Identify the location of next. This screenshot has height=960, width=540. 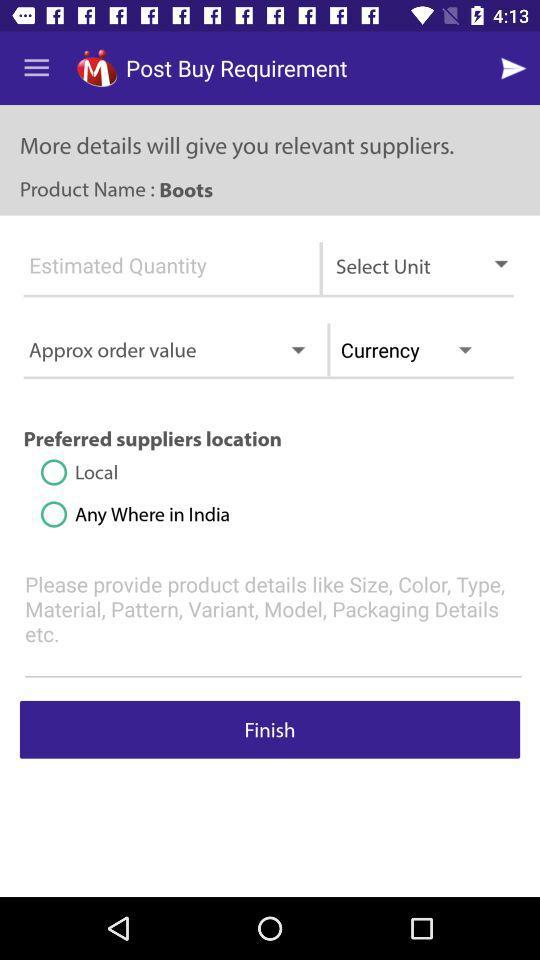
(516, 68).